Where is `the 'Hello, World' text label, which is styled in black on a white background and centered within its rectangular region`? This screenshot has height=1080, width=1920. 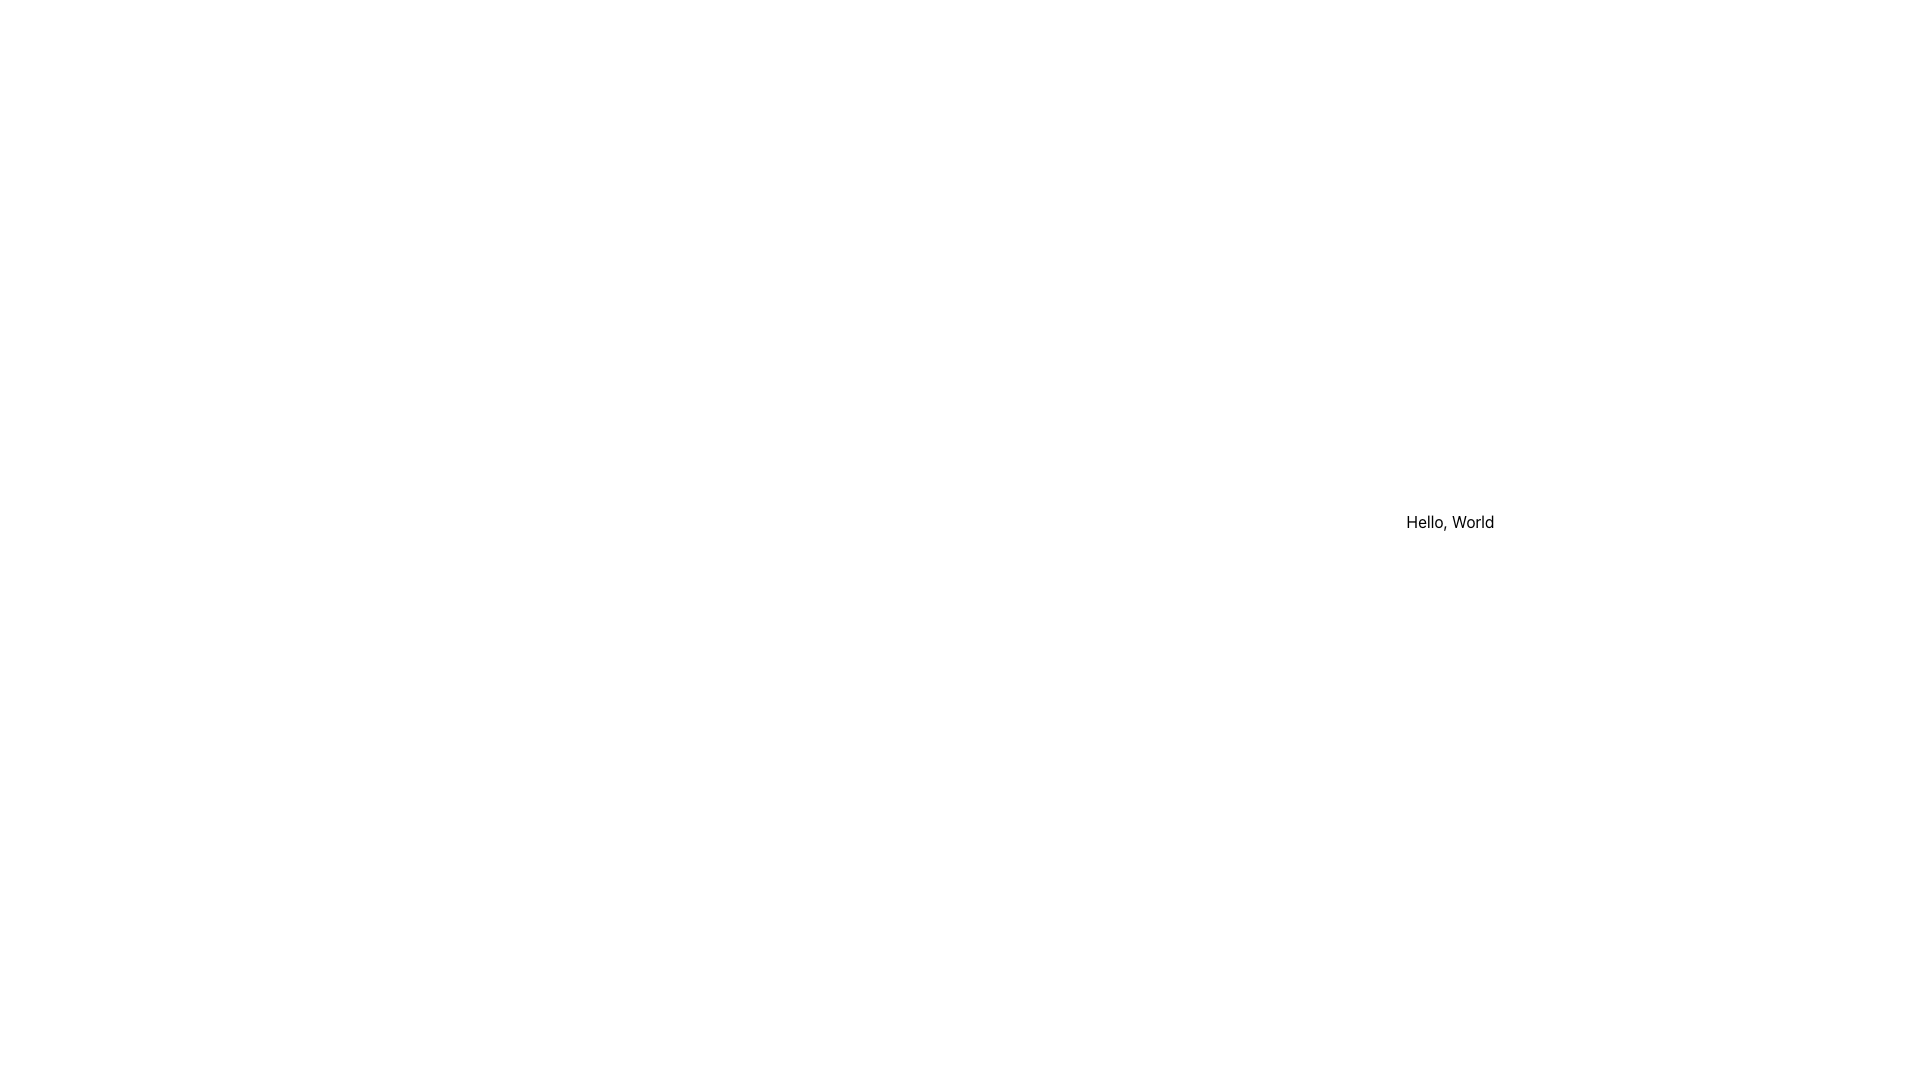
the 'Hello, World' text label, which is styled in black on a white background and centered within its rectangular region is located at coordinates (1450, 520).